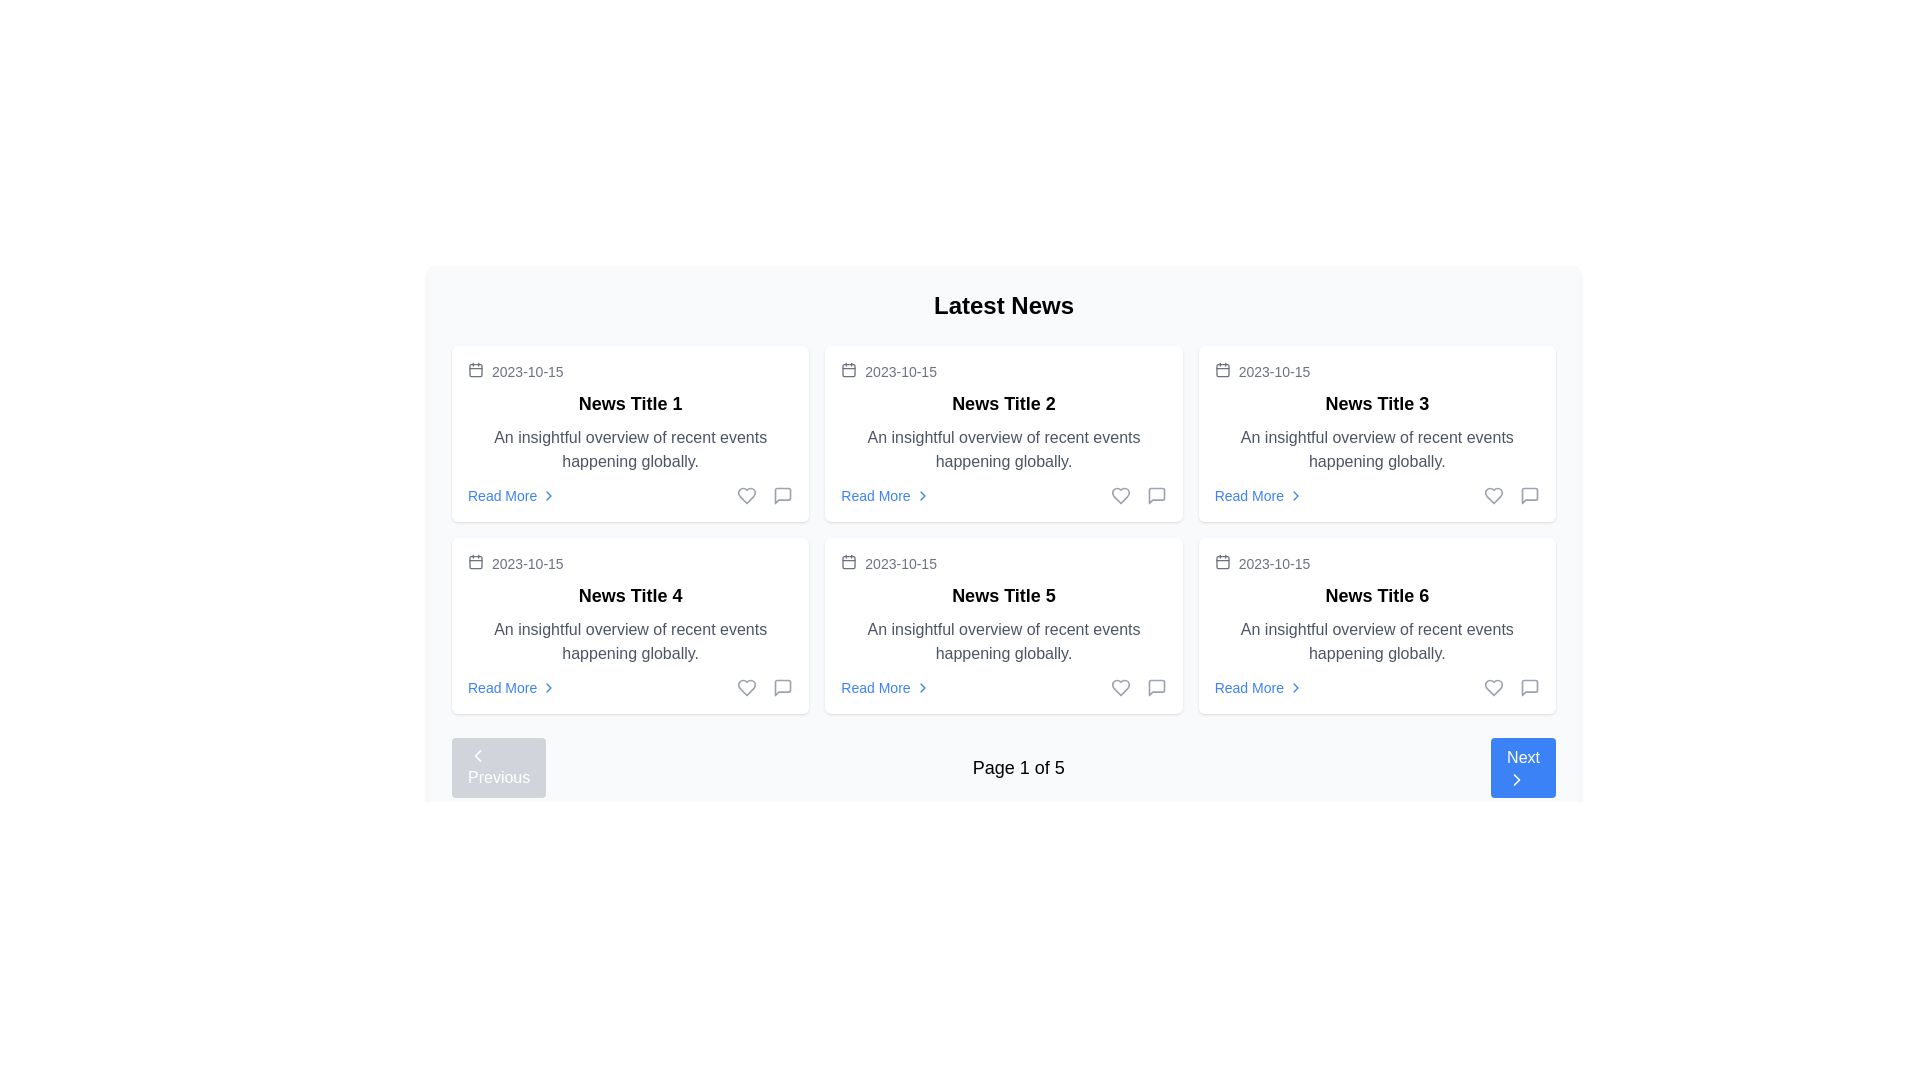 The image size is (1920, 1080). What do you see at coordinates (1296, 686) in the screenshot?
I see `the chevron icon used for navigation within the 'Read More' button located in the bottom-right corner of the 'News Title 6' card` at bounding box center [1296, 686].